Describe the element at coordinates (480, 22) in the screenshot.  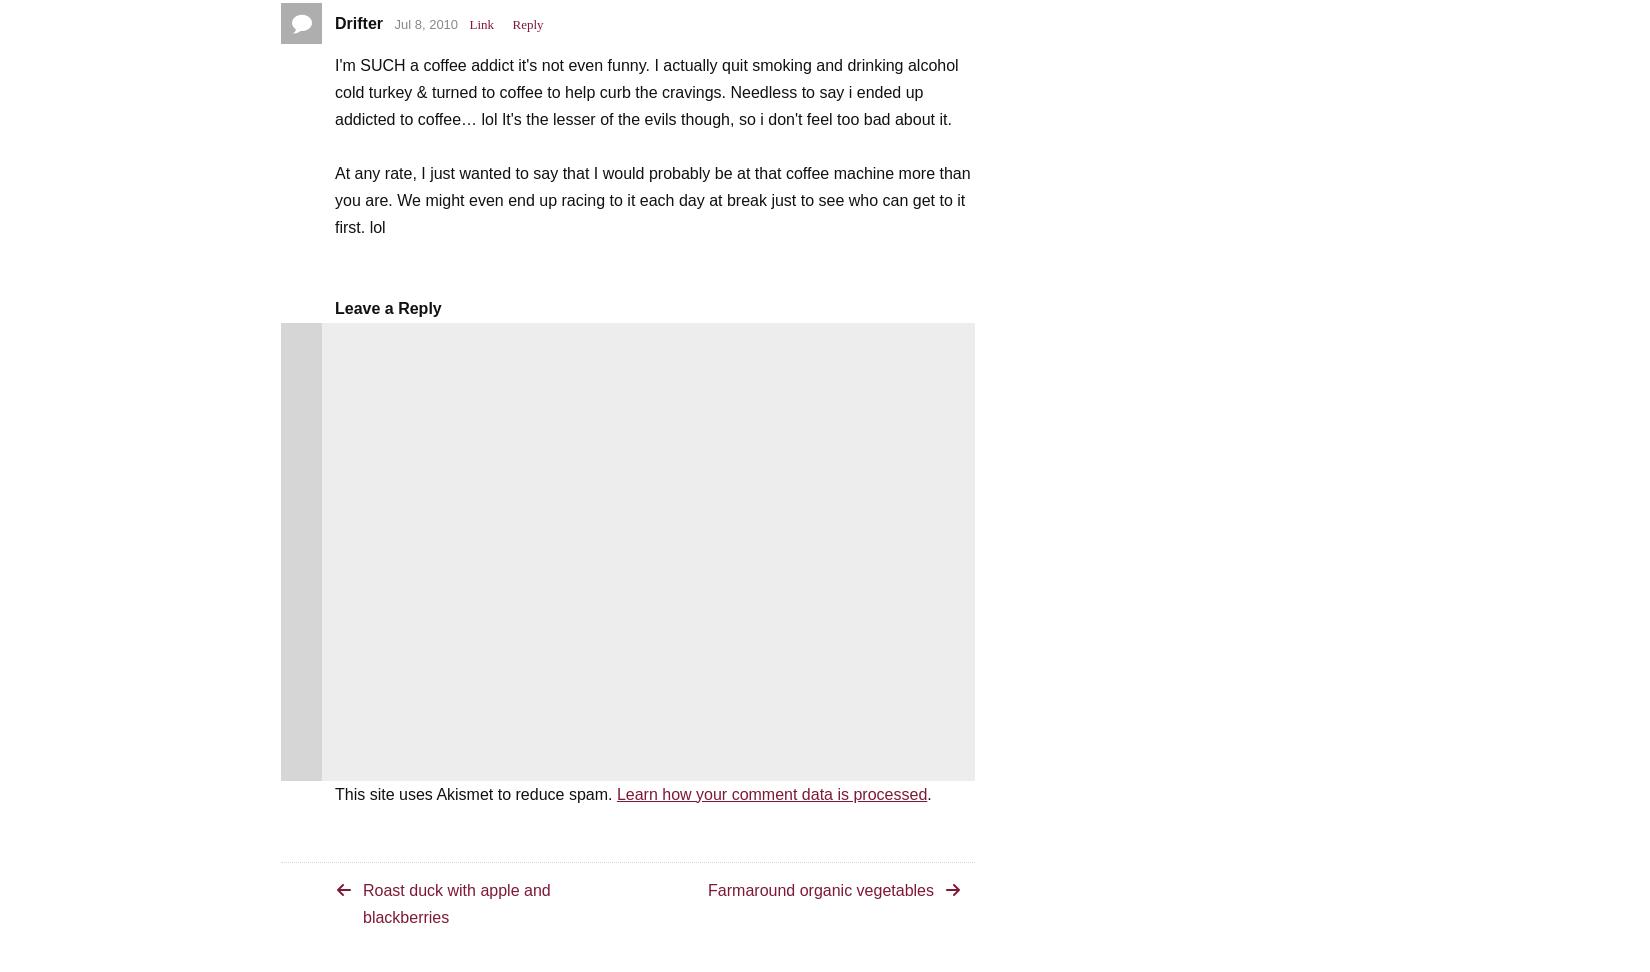
I see `'Link'` at that location.